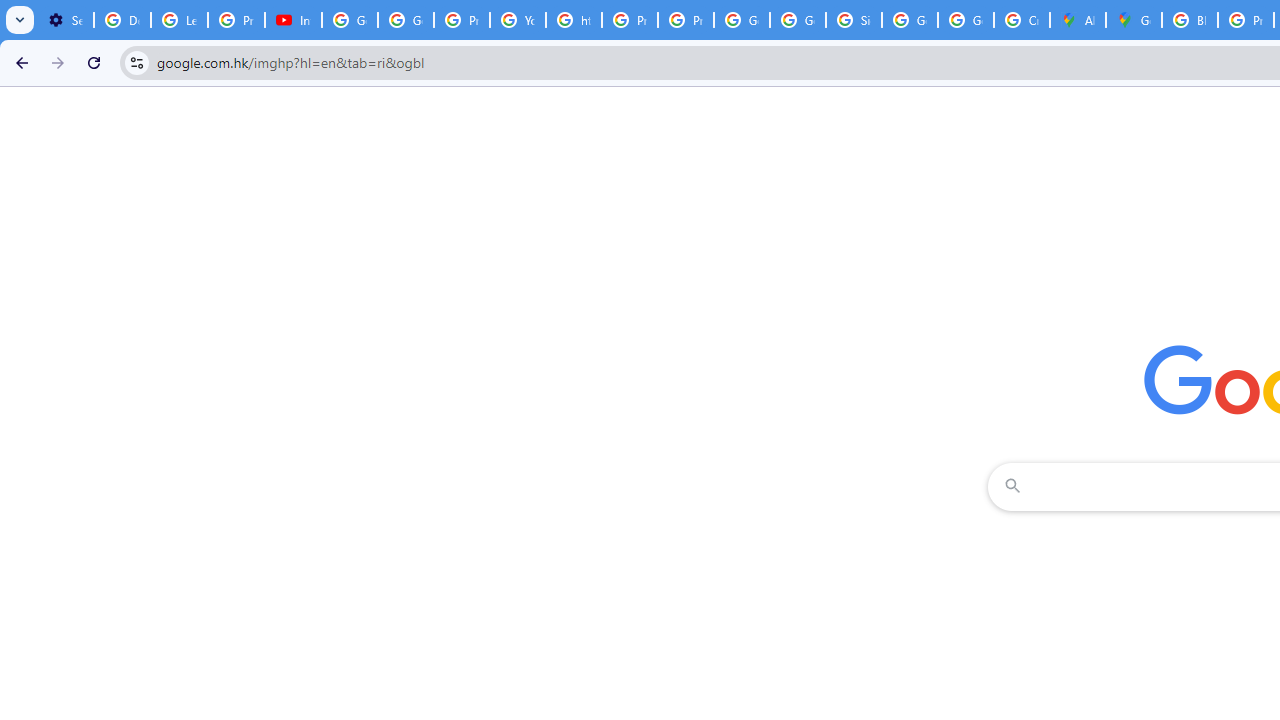 The width and height of the screenshot is (1280, 720). Describe the element at coordinates (350, 20) in the screenshot. I see `'Google Account Help'` at that location.